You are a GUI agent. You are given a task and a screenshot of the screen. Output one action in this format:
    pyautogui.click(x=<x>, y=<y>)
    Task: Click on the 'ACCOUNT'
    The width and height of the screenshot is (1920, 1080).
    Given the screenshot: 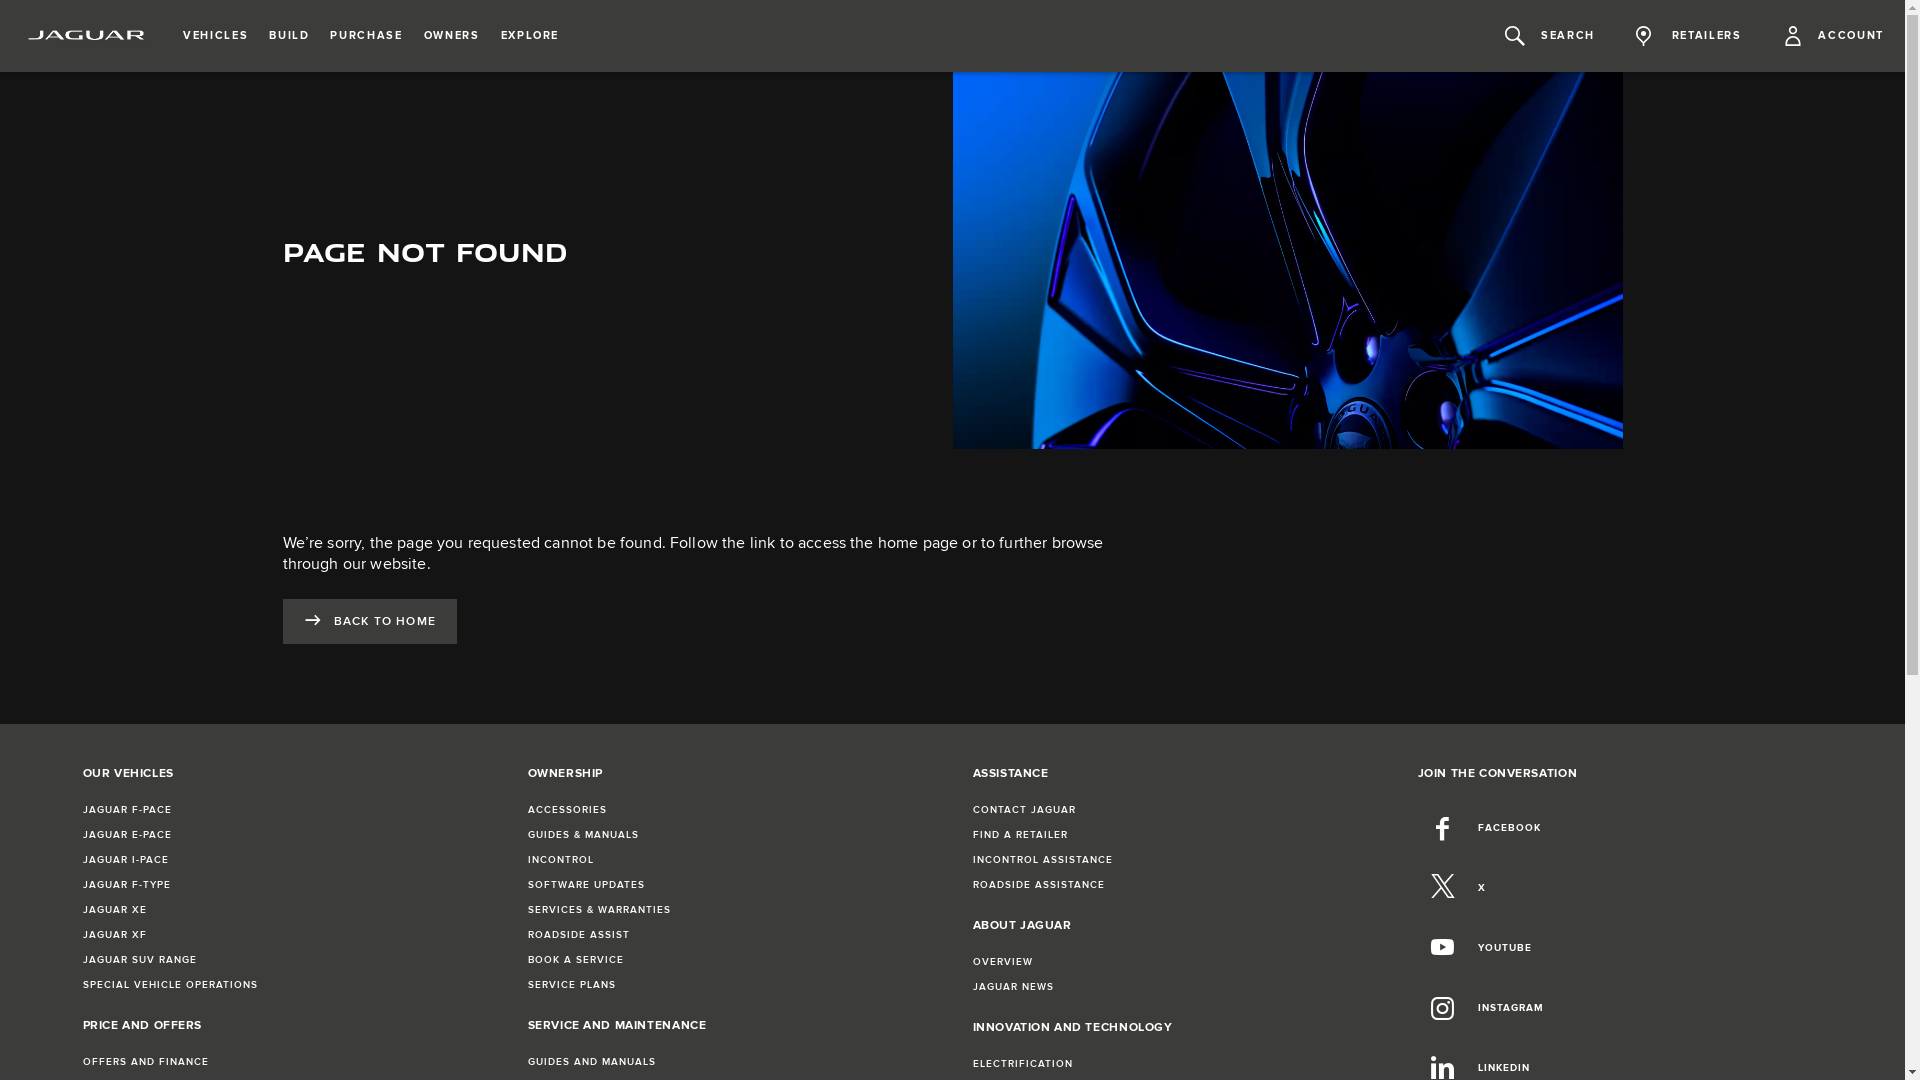 What is the action you would take?
    pyautogui.click(x=1833, y=35)
    